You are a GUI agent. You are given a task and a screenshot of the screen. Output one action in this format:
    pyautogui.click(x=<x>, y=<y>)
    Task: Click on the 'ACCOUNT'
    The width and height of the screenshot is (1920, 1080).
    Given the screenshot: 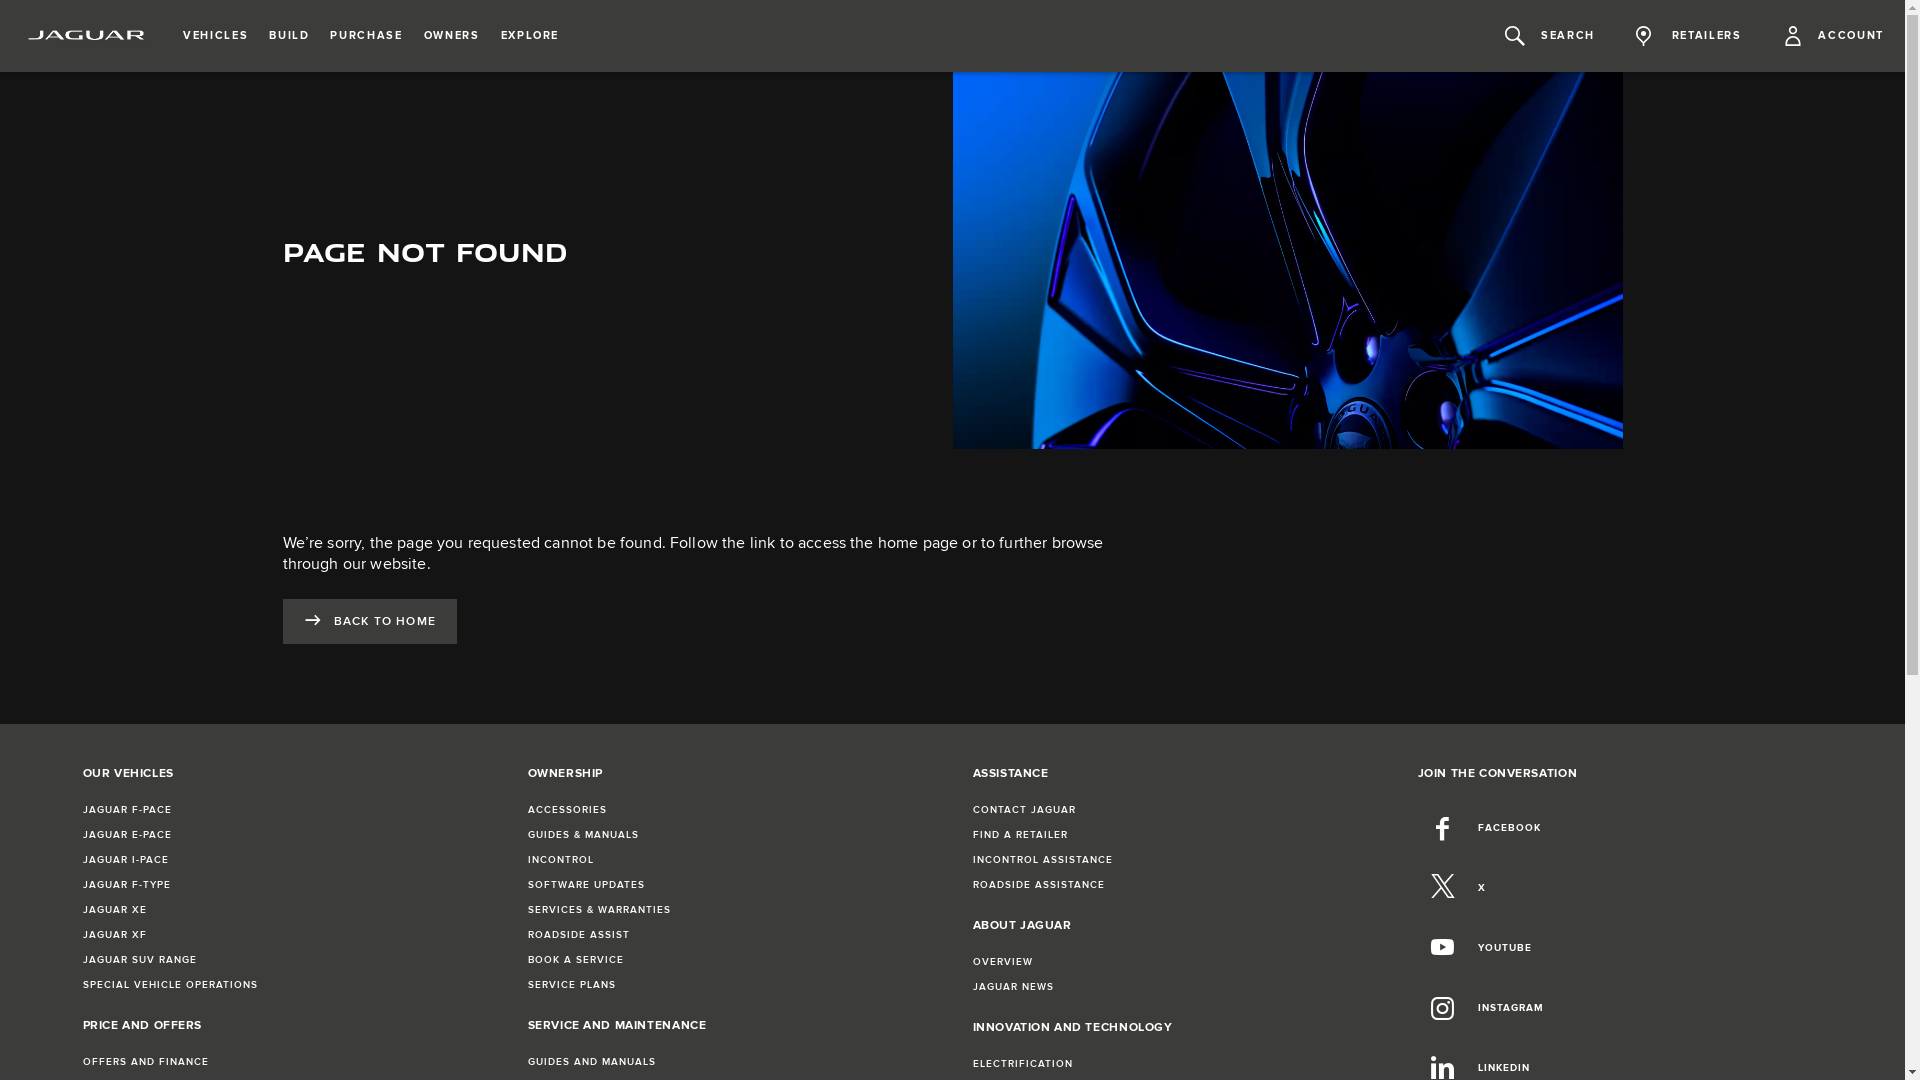 What is the action you would take?
    pyautogui.click(x=1833, y=35)
    